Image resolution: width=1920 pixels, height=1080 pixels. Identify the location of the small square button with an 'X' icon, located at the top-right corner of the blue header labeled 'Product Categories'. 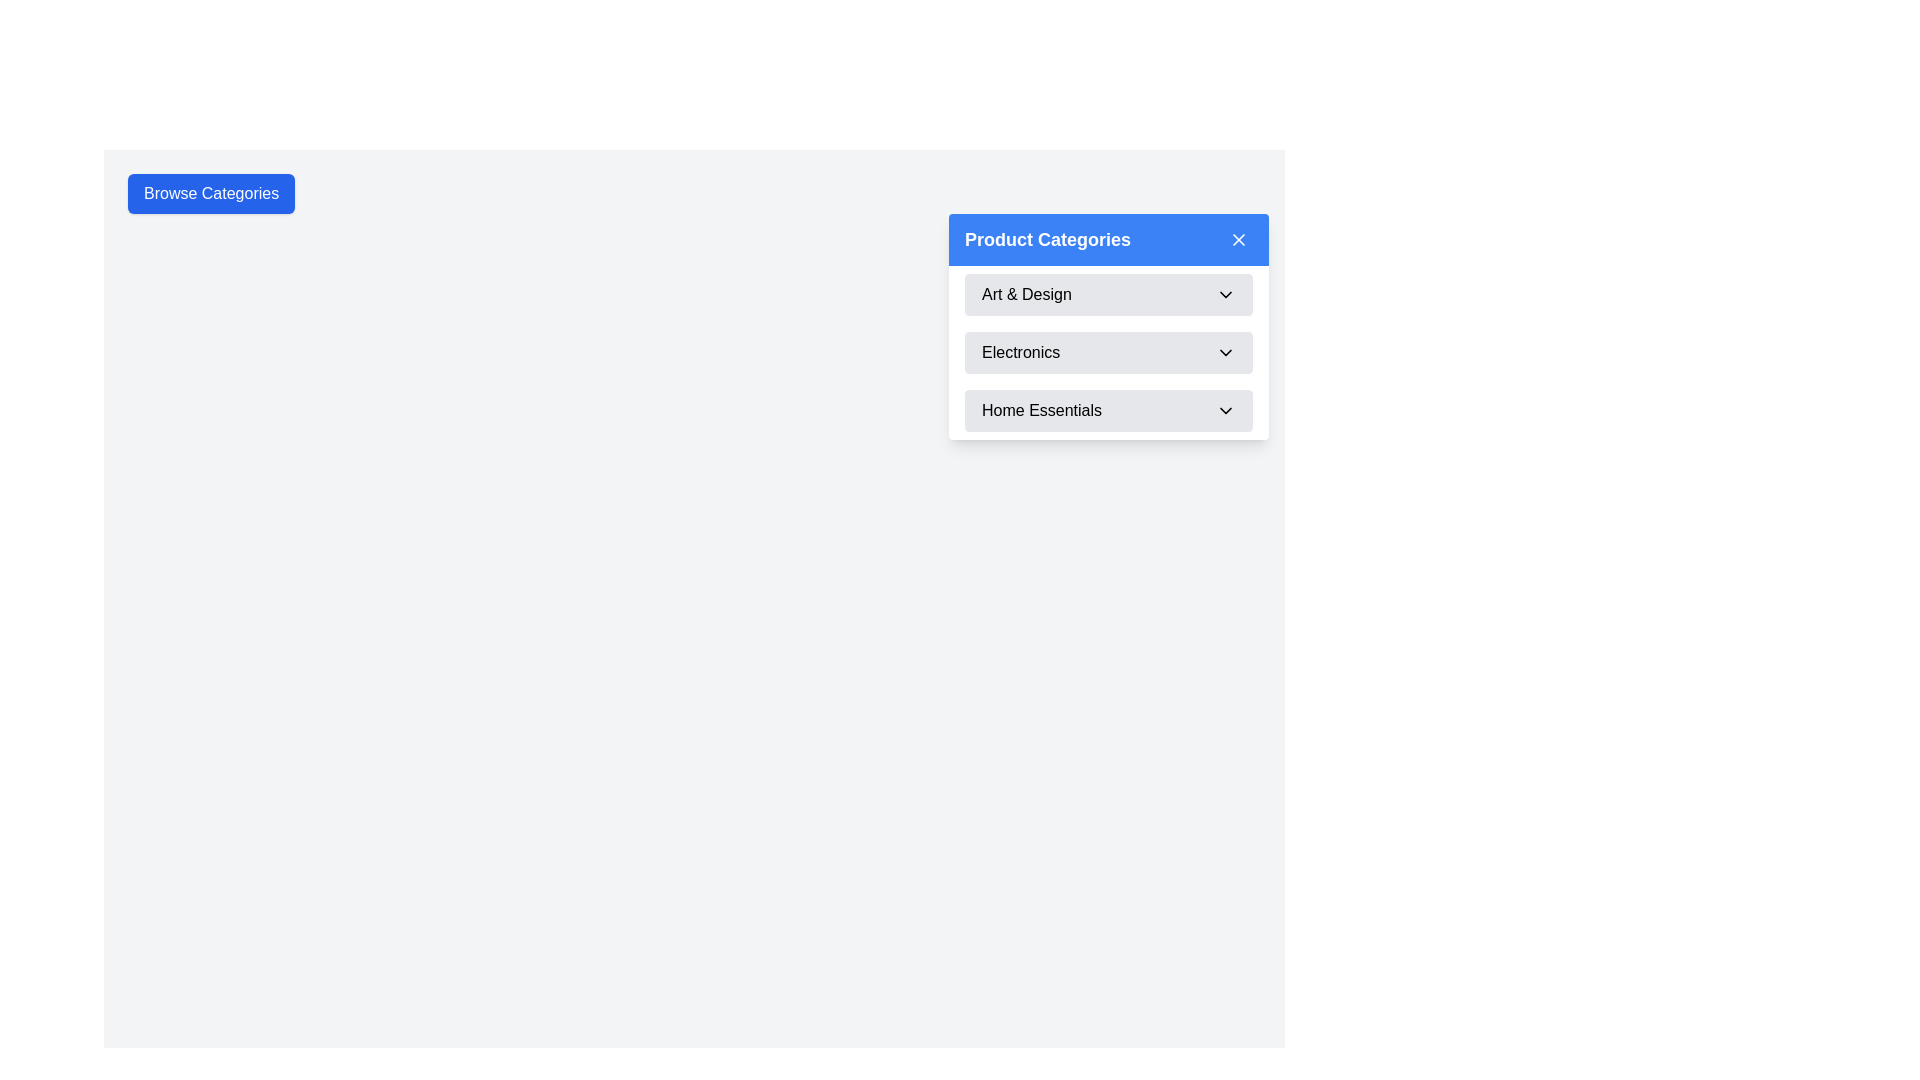
(1237, 238).